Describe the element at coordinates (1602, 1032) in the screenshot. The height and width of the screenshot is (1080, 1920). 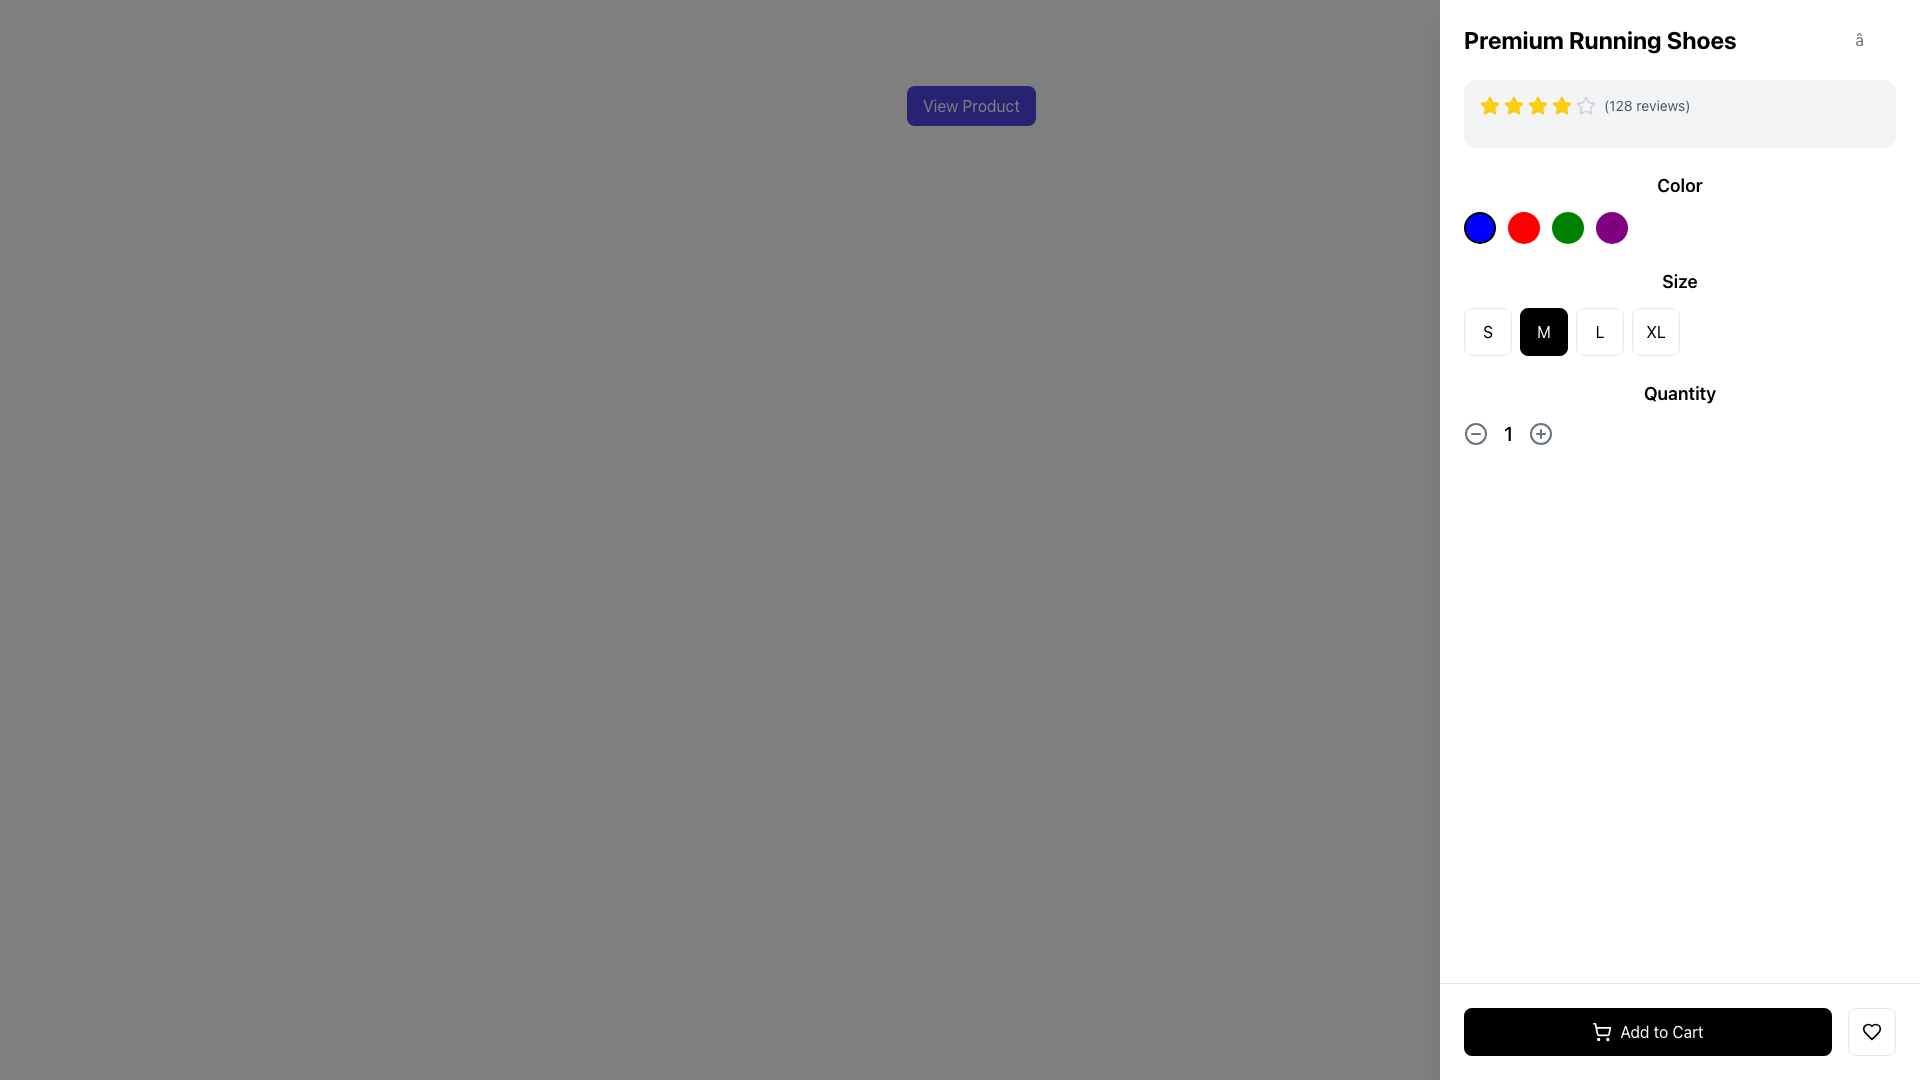
I see `the shopping cart icon within the 'Add to Cart' button, which is centrally positioned and has a simplistic linear stroke design against a black background` at that location.